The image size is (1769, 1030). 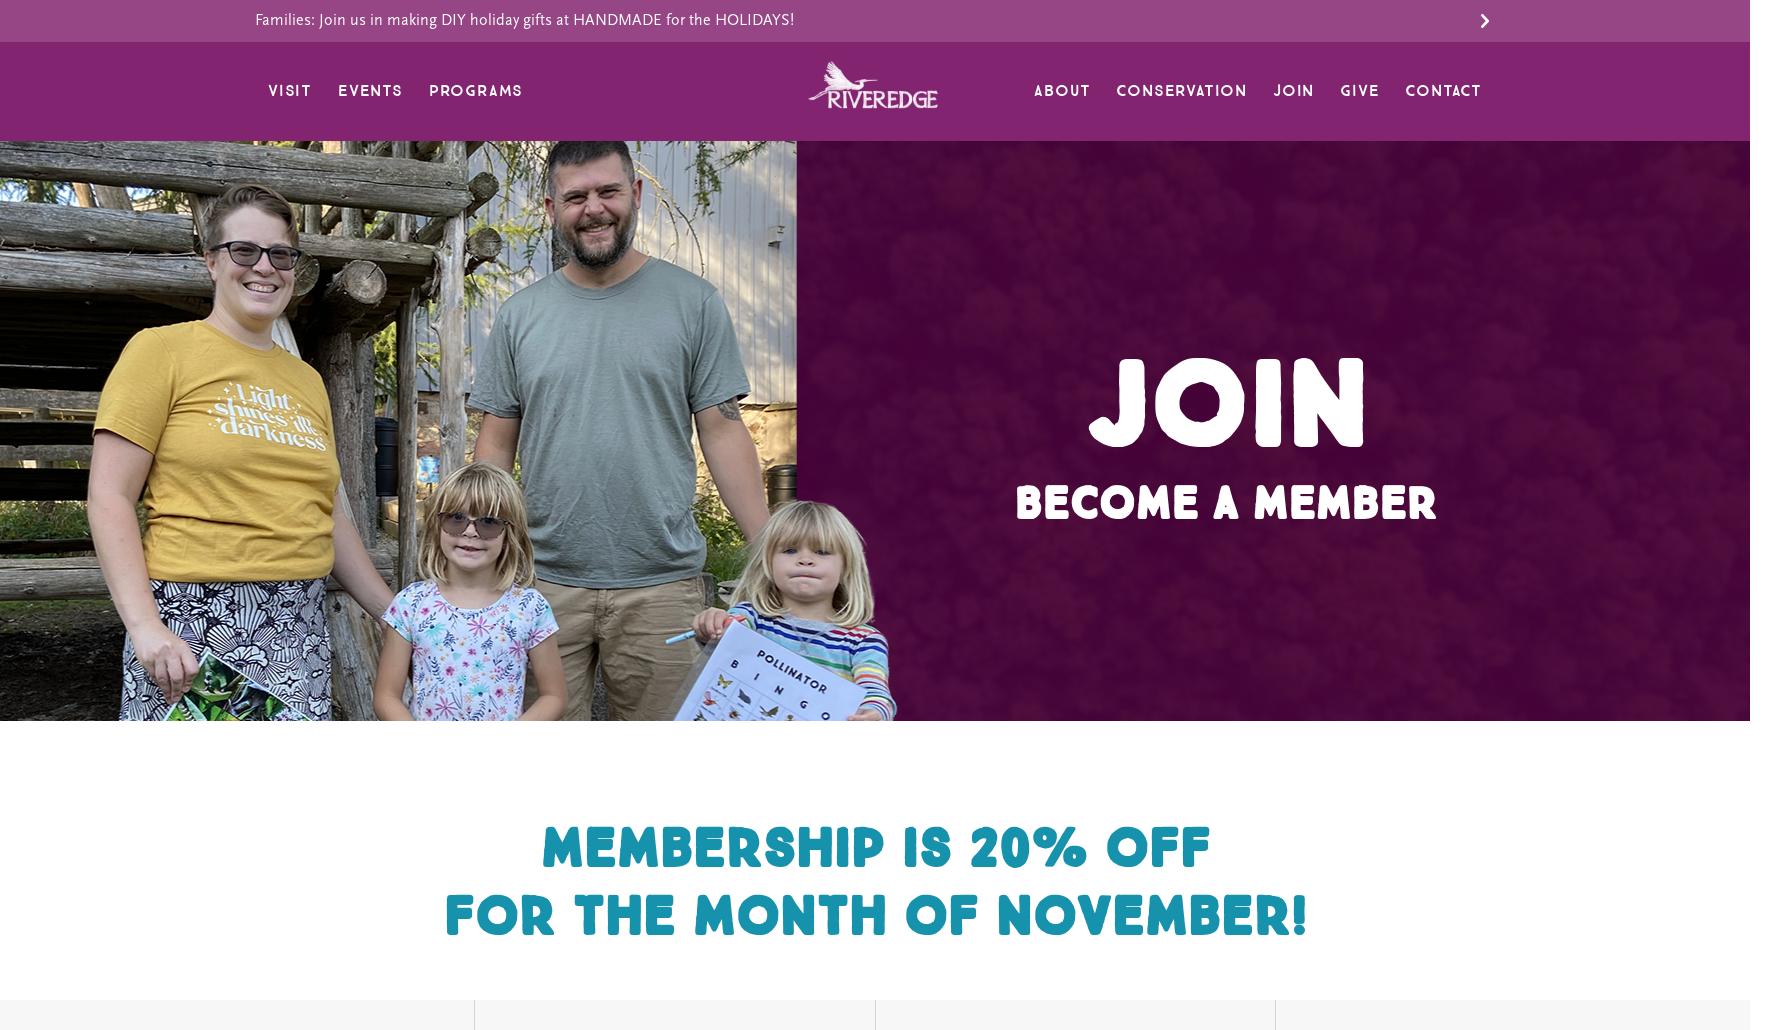 What do you see at coordinates (1340, 90) in the screenshot?
I see `'Give'` at bounding box center [1340, 90].